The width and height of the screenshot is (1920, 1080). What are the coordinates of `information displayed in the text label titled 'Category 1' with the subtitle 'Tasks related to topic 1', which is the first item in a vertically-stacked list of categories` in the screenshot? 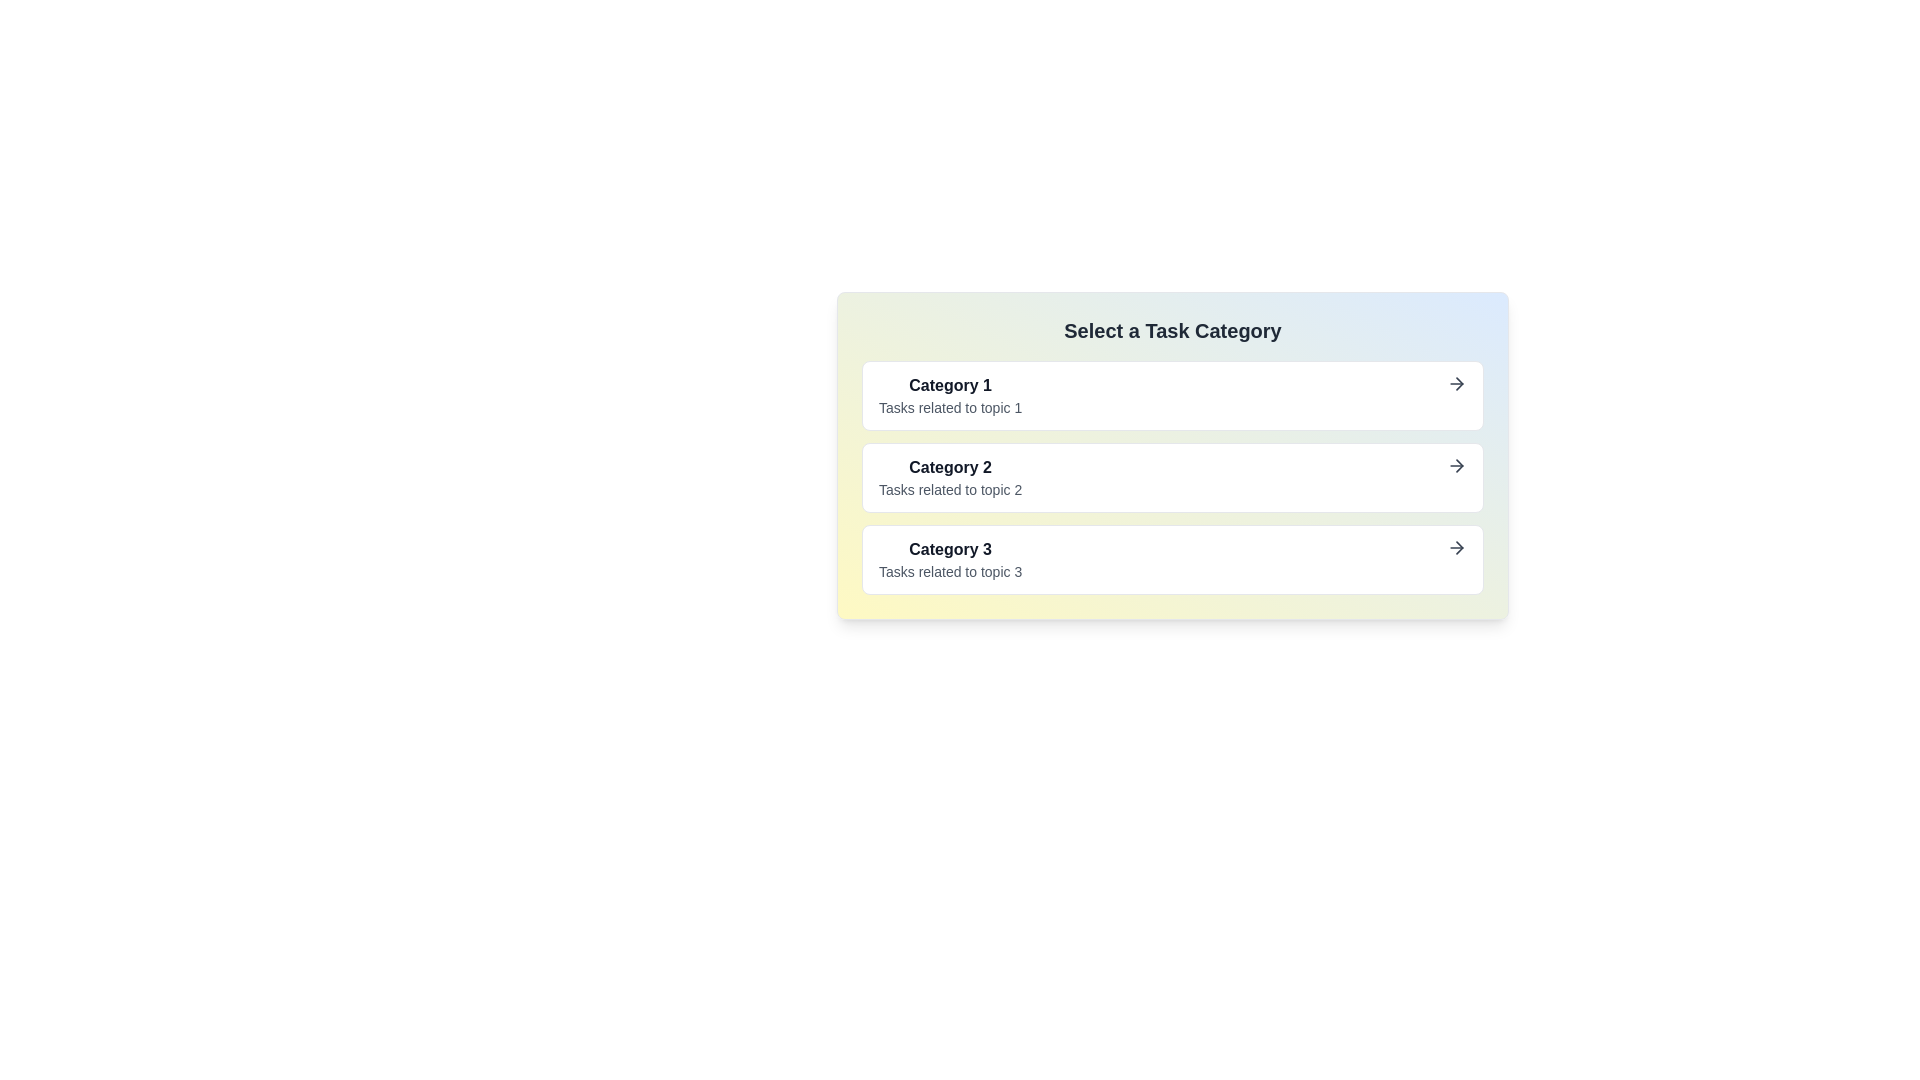 It's located at (949, 396).